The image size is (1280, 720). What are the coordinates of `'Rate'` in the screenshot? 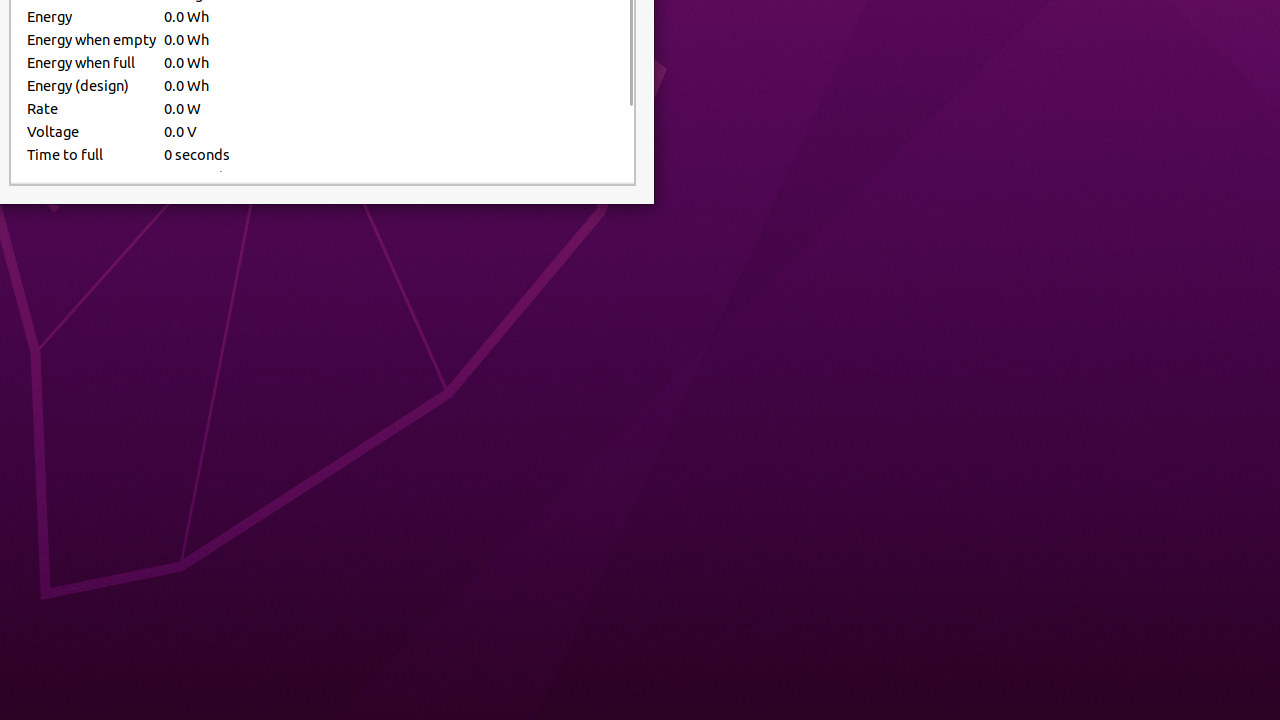 It's located at (90, 108).